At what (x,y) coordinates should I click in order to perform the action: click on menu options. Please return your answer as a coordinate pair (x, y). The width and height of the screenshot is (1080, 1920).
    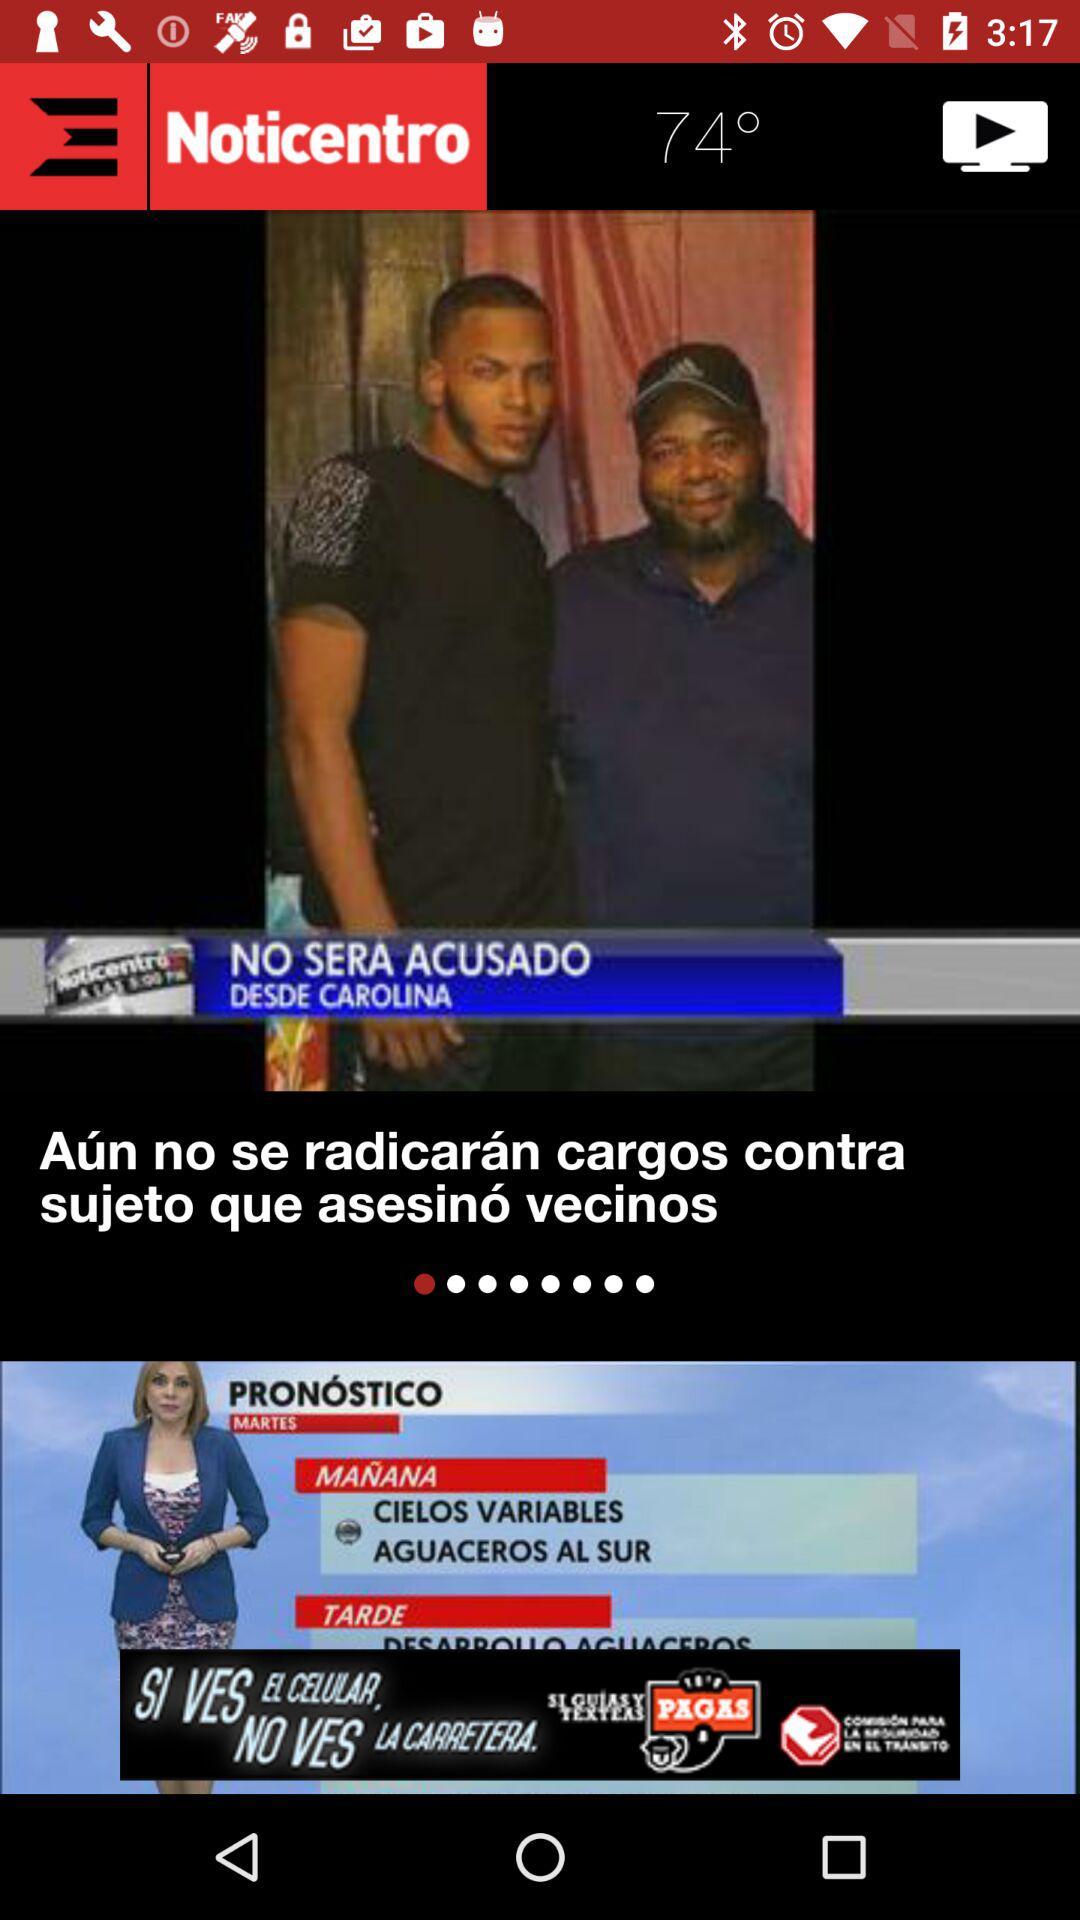
    Looking at the image, I should click on (72, 135).